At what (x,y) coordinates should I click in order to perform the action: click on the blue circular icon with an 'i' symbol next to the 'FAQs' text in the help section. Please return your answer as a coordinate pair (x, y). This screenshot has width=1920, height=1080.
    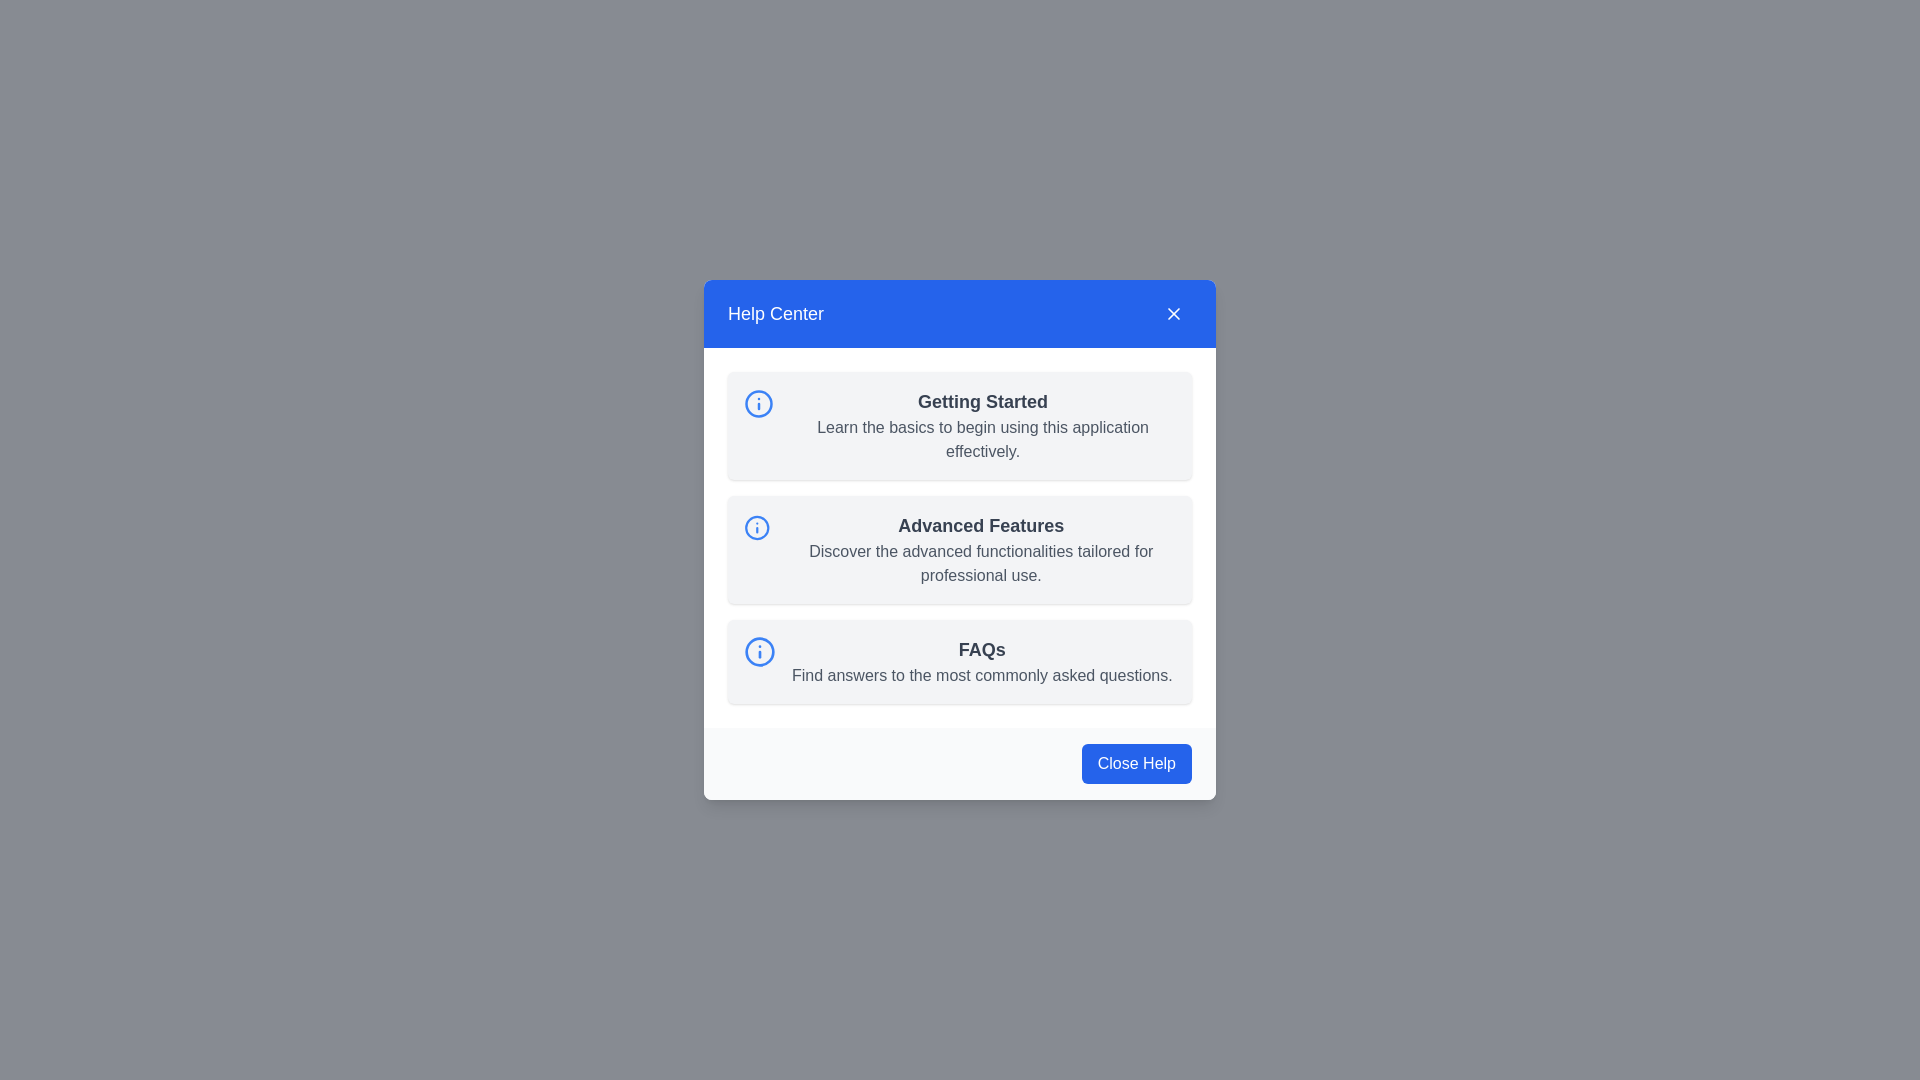
    Looking at the image, I should click on (960, 662).